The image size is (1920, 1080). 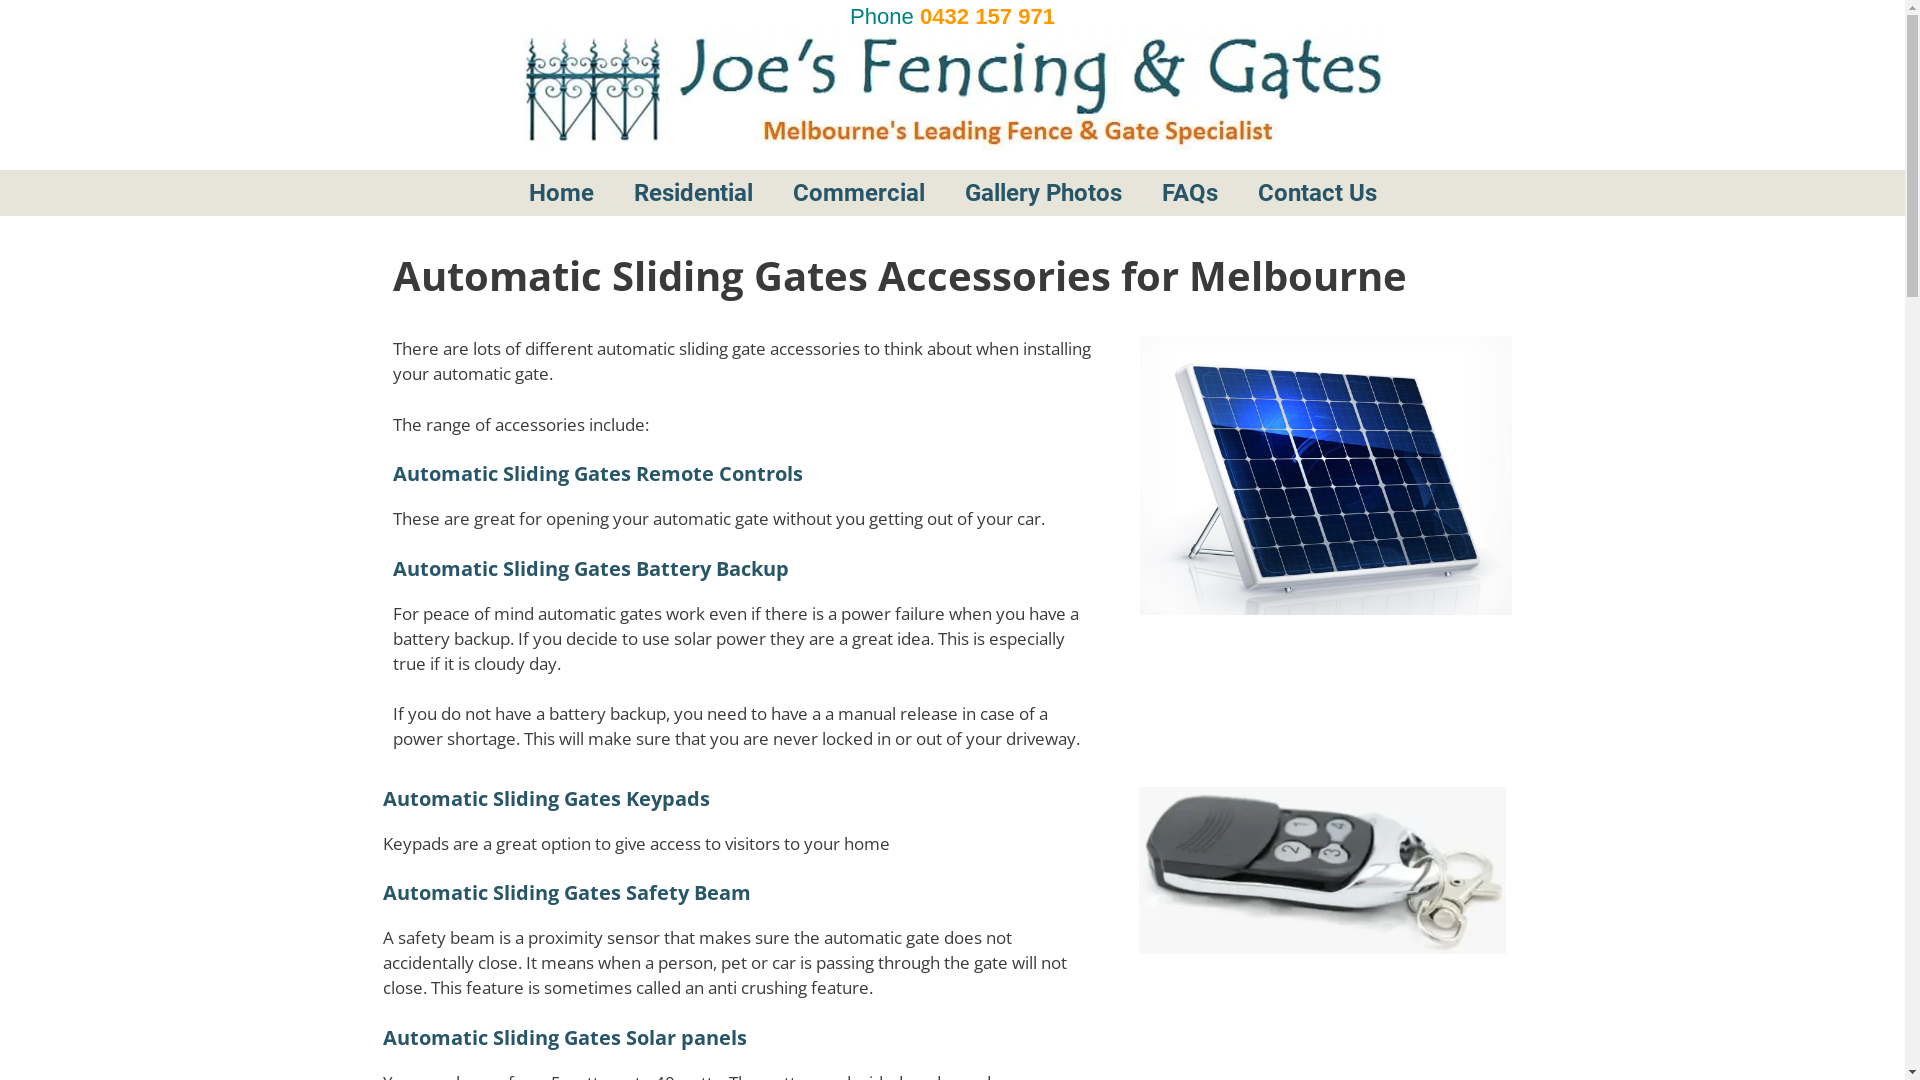 What do you see at coordinates (1182, 192) in the screenshot?
I see `'FAQs'` at bounding box center [1182, 192].